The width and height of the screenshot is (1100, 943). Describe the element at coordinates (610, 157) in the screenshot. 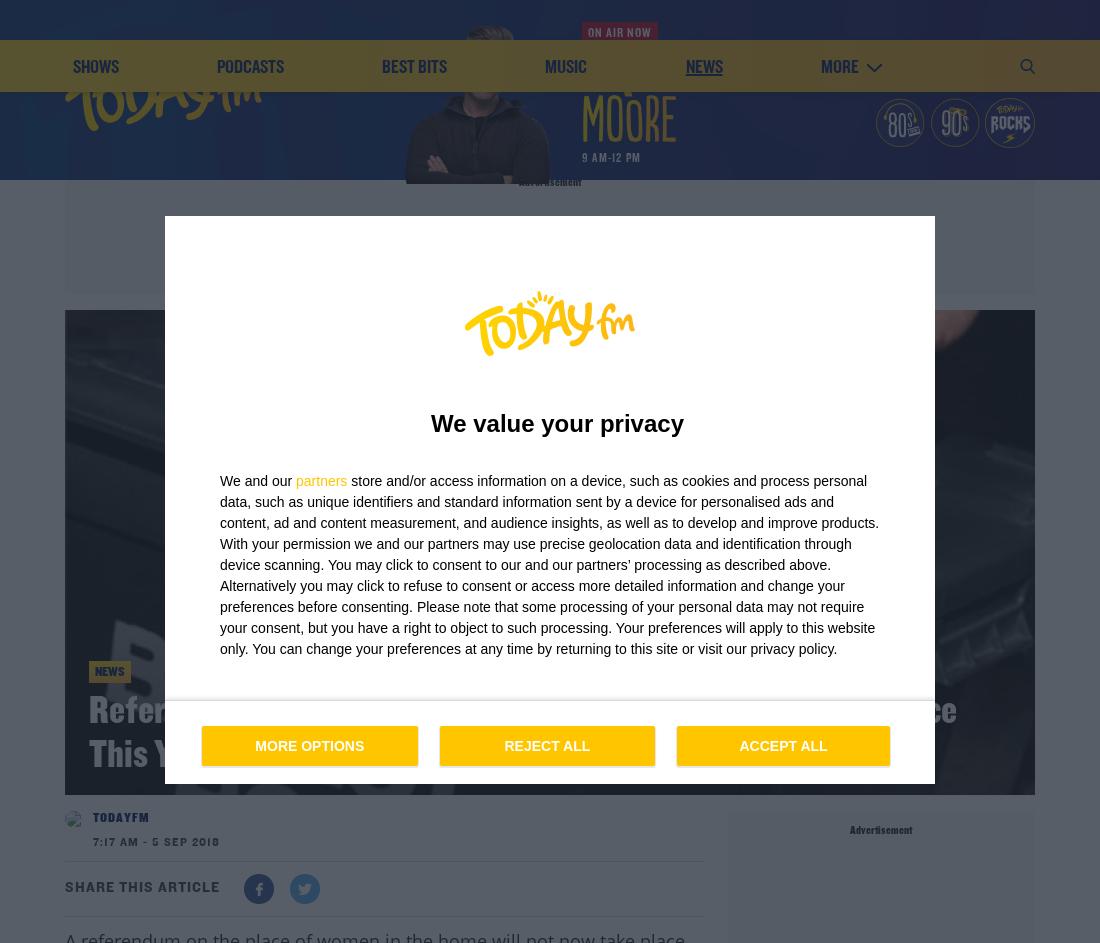

I see `'9 AM-12 PM'` at that location.